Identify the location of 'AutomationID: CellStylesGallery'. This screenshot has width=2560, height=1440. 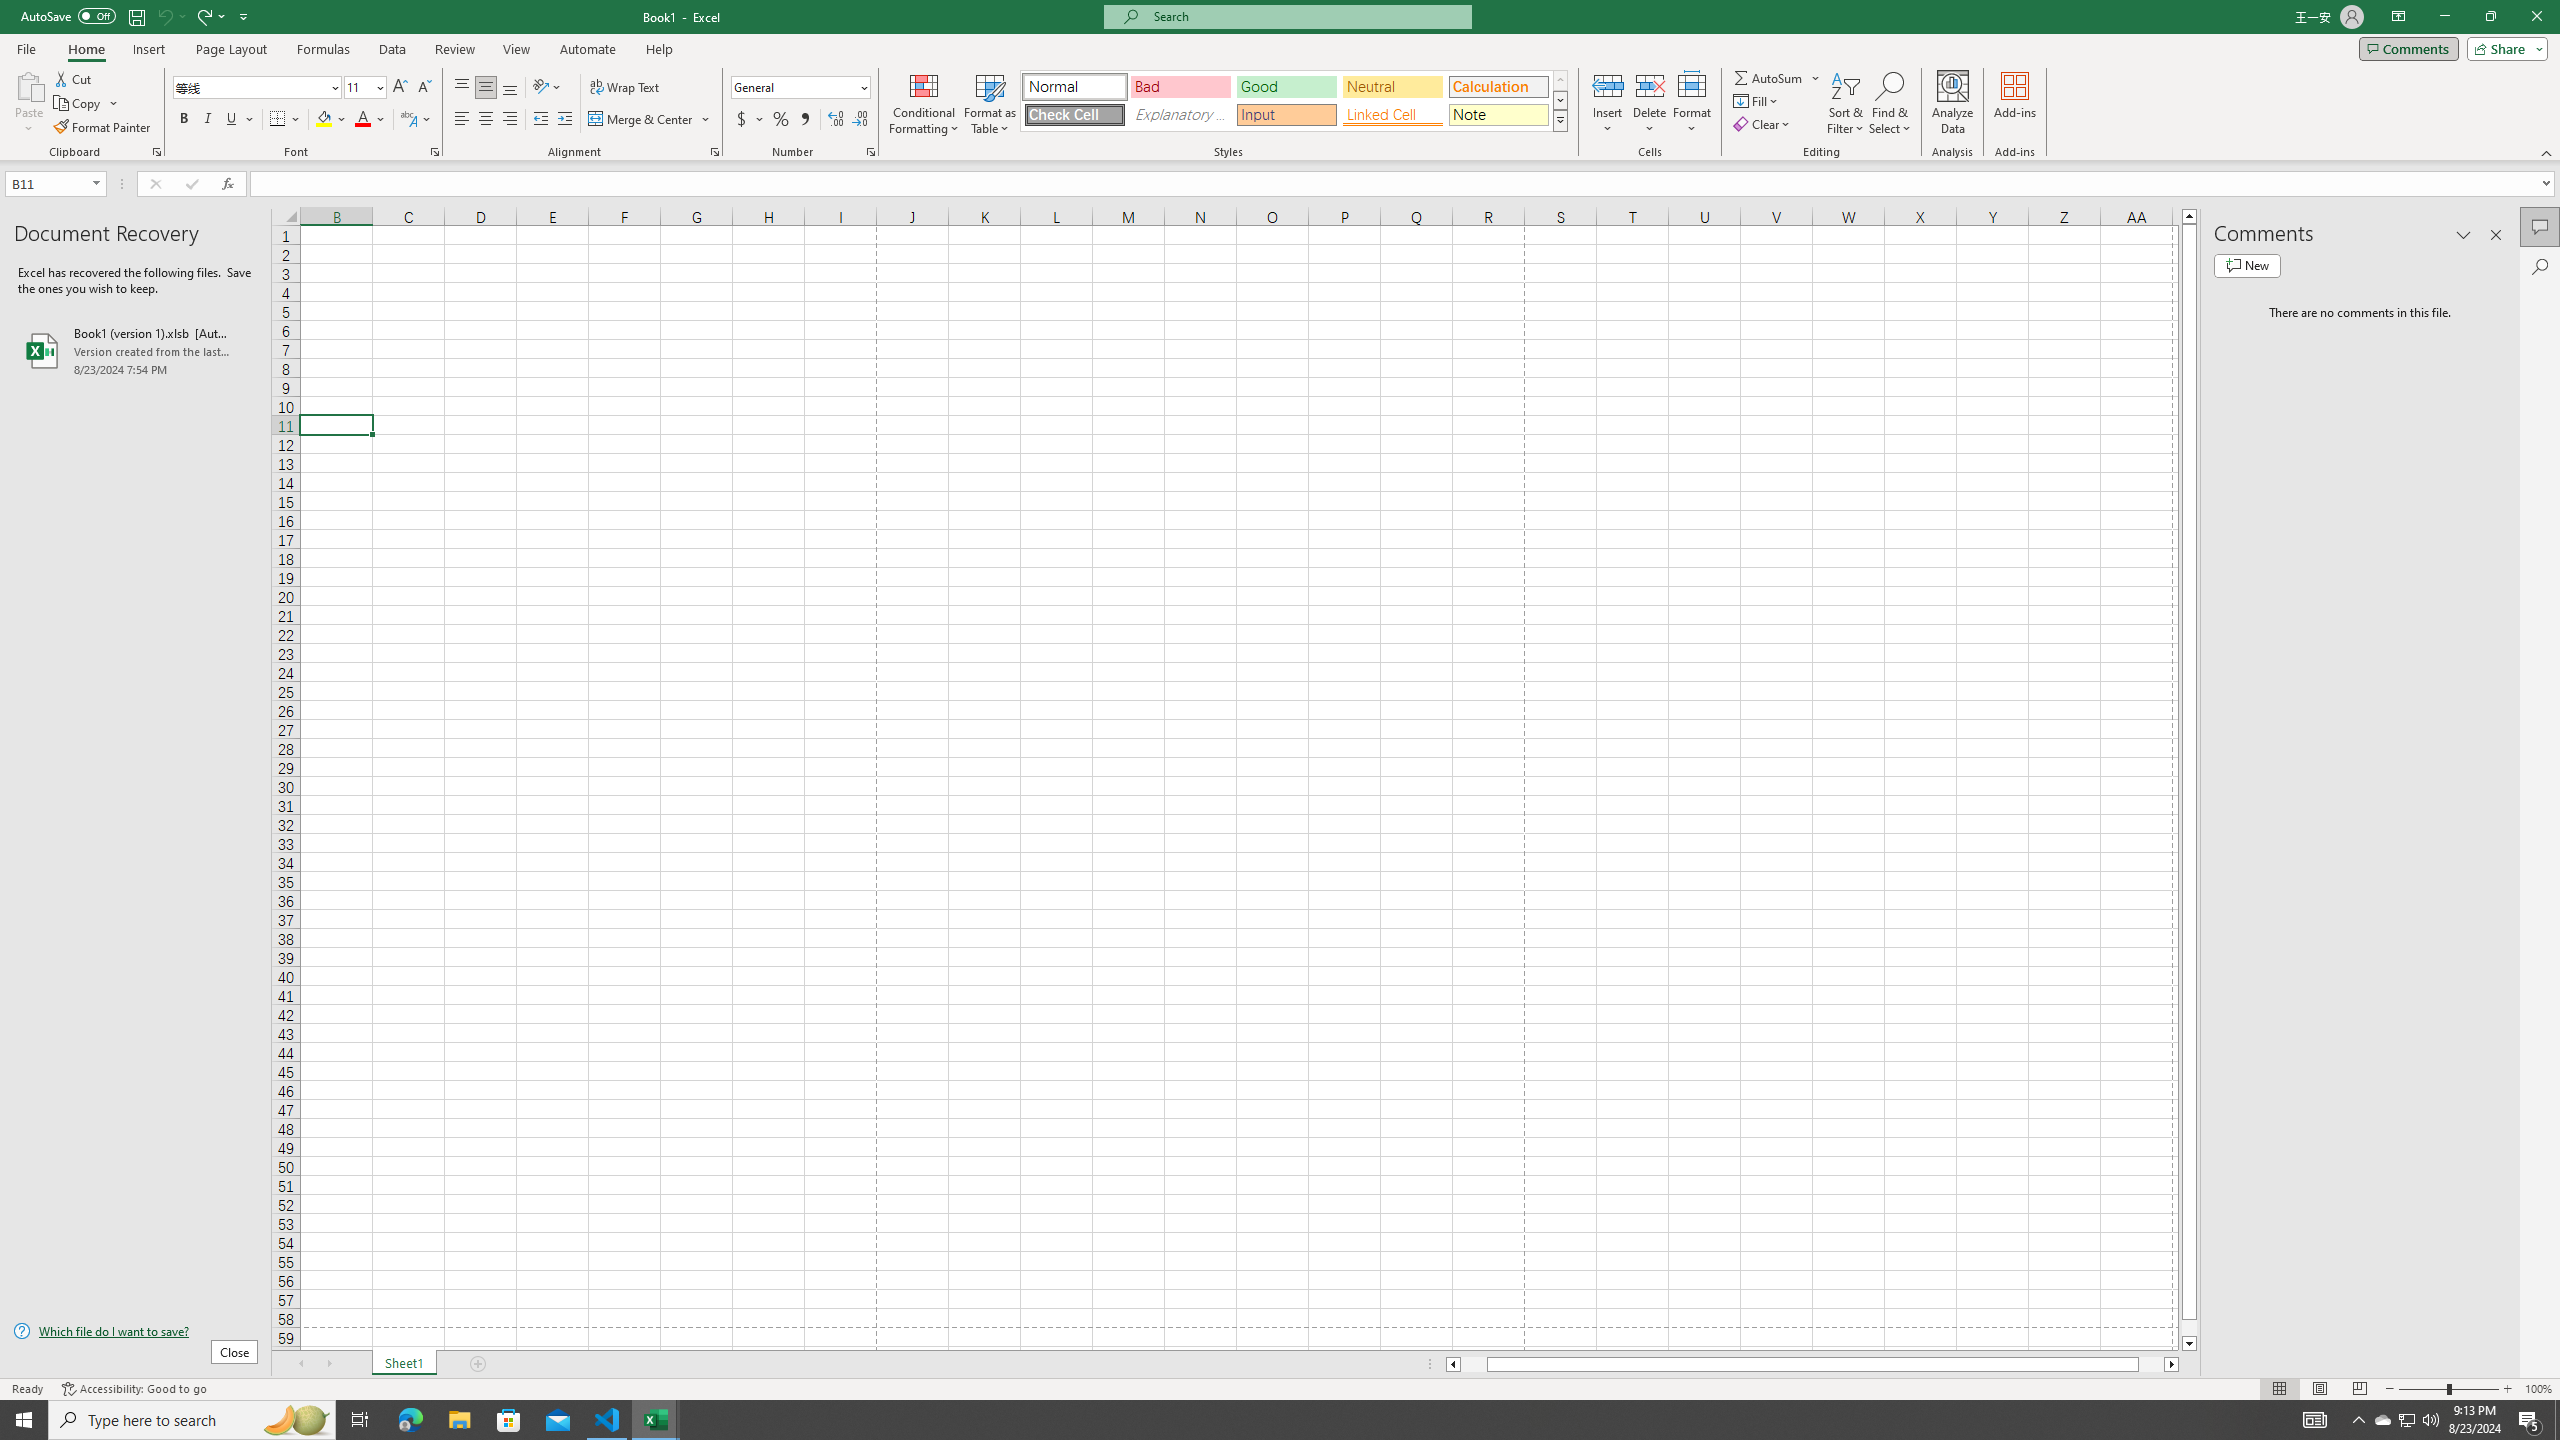
(1295, 100).